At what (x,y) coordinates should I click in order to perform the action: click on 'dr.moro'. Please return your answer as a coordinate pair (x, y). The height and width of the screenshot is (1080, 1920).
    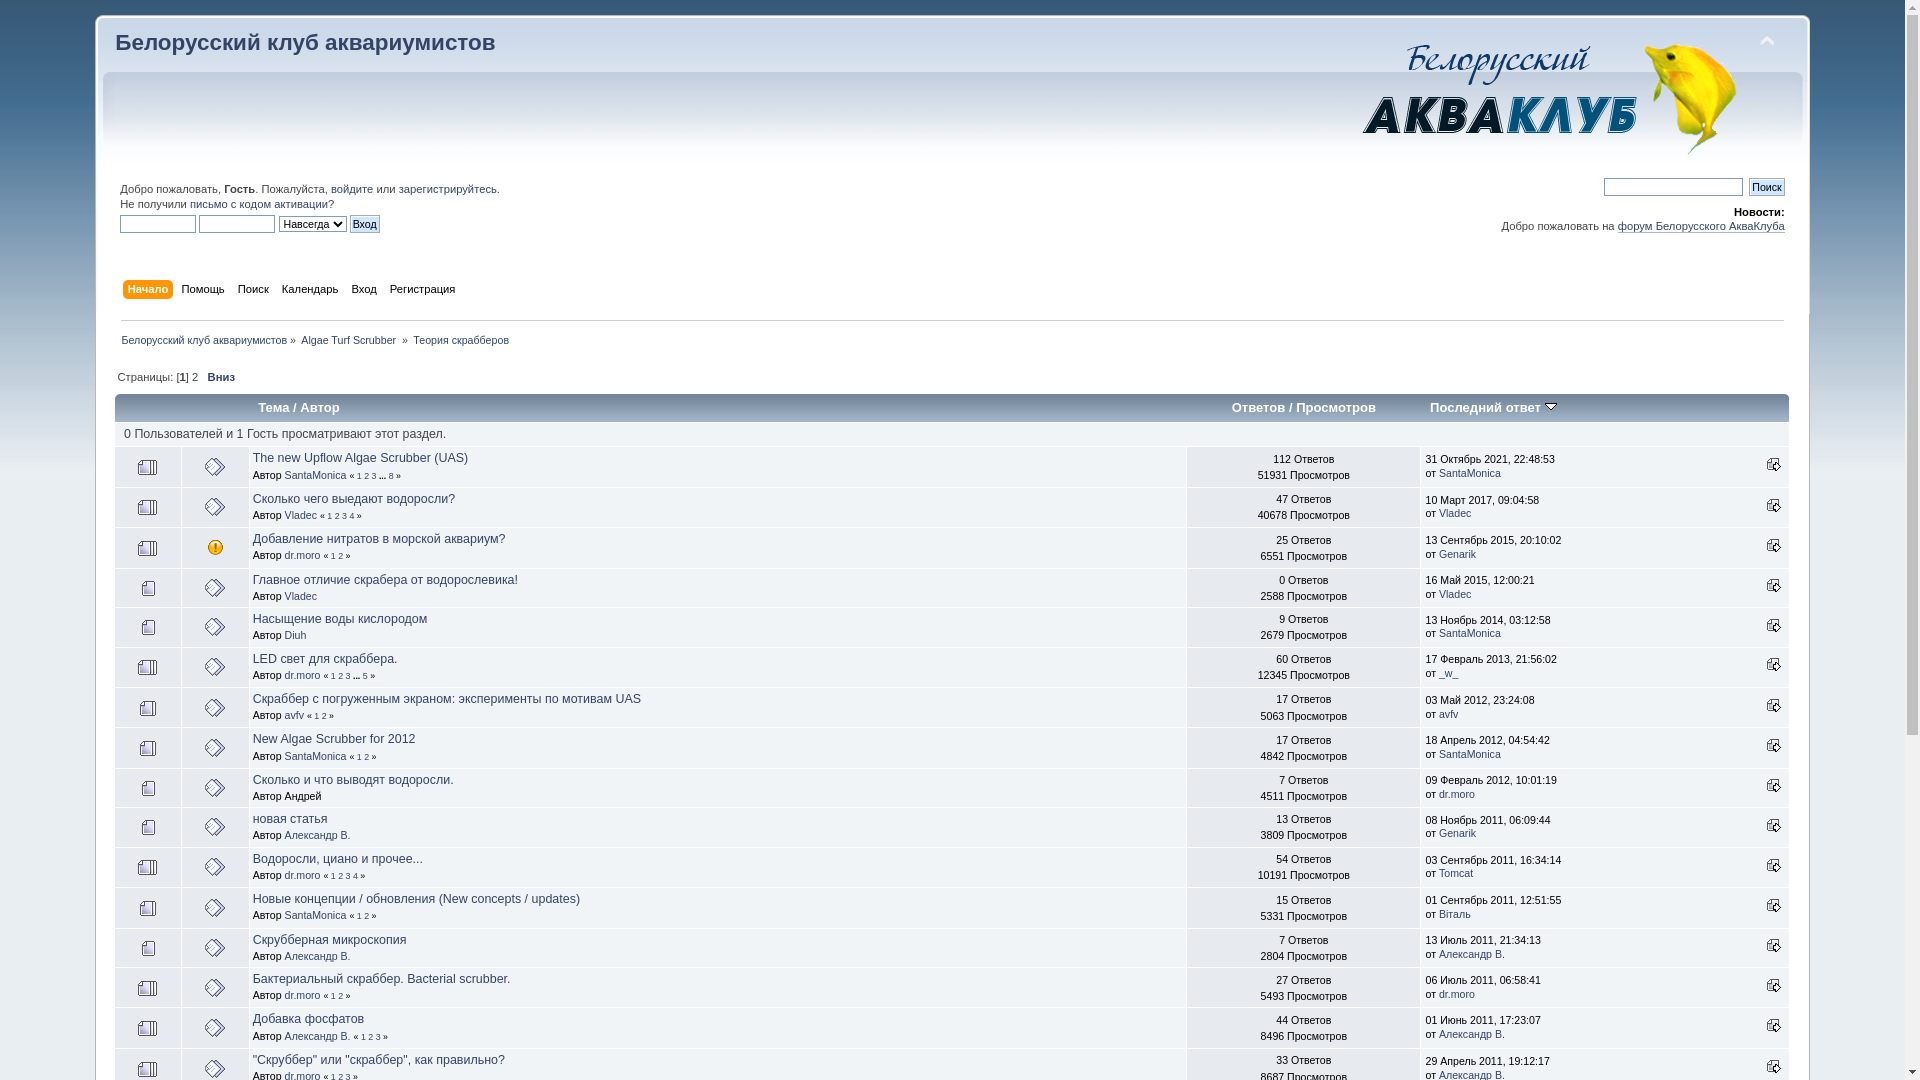
    Looking at the image, I should click on (1438, 994).